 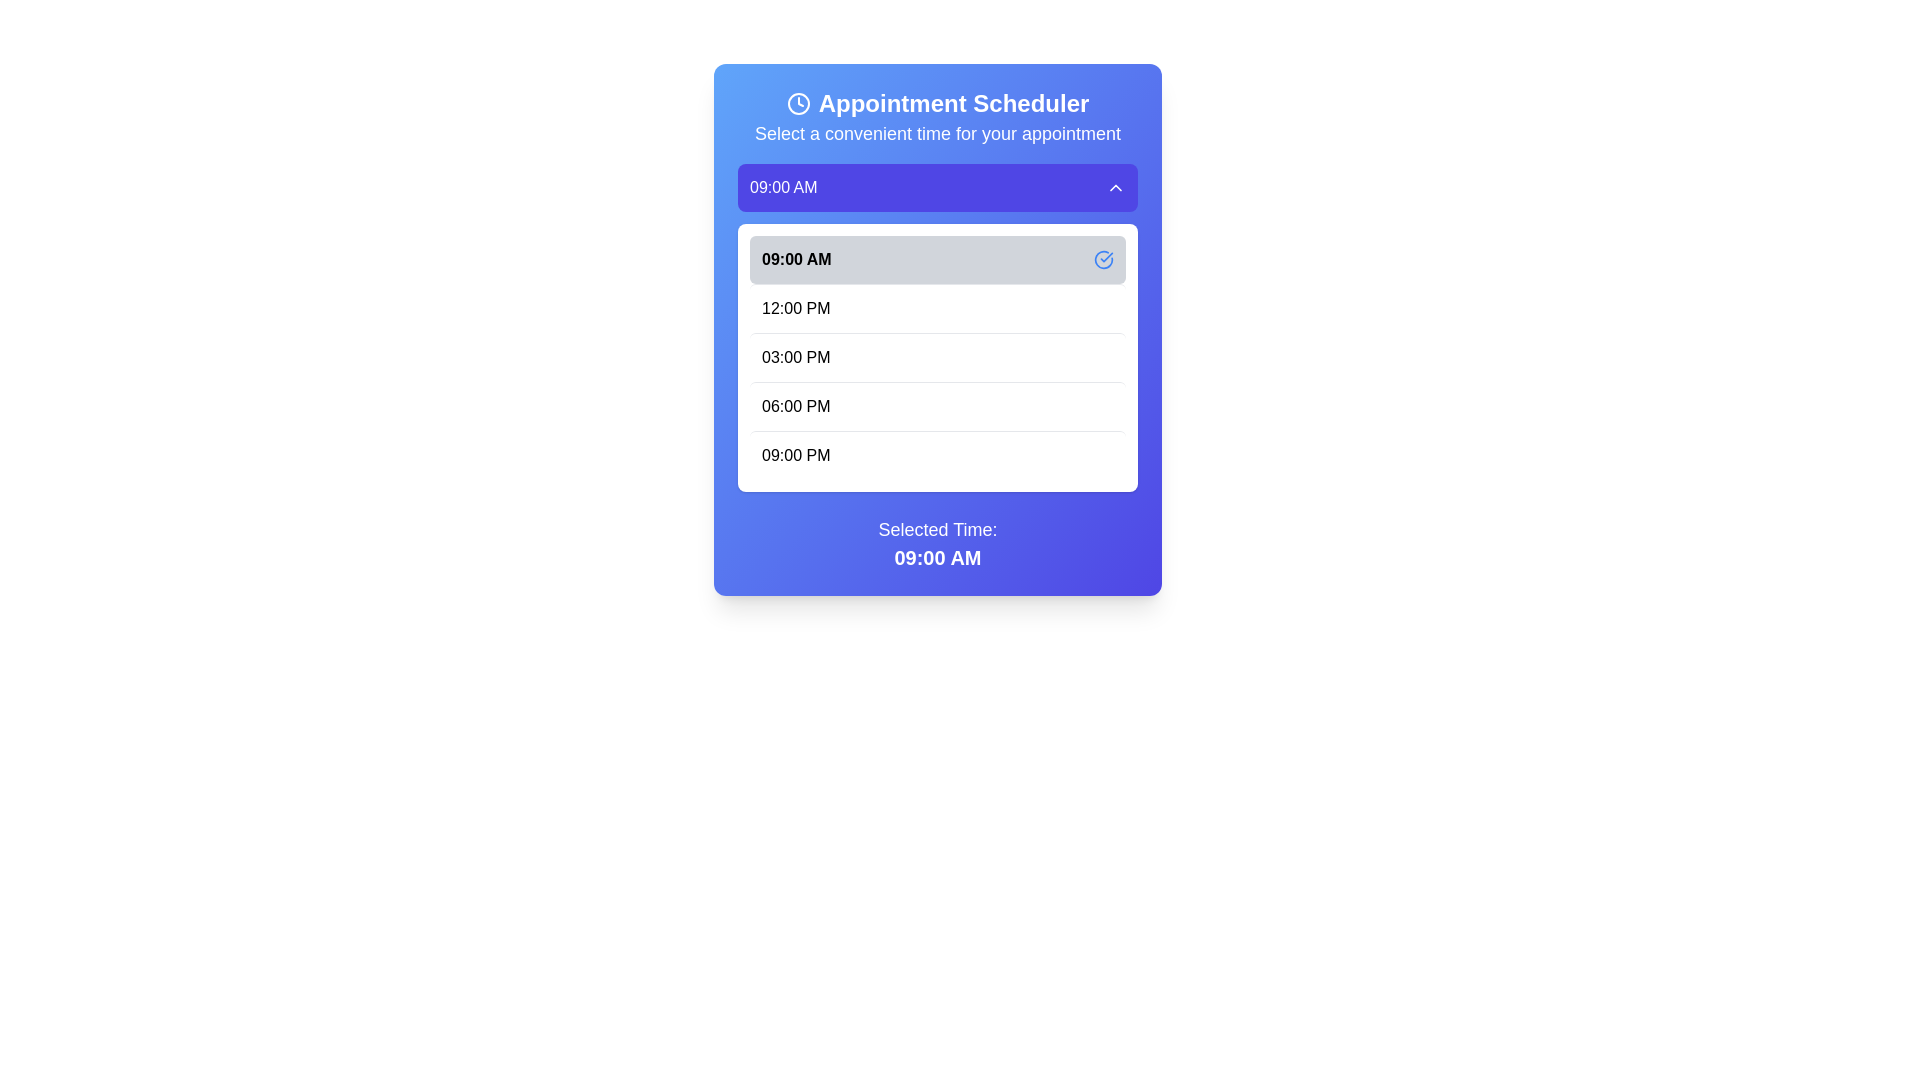 I want to click on the time selection icon located to the right of '09:00 AM' in the dropdown list, so click(x=1103, y=258).